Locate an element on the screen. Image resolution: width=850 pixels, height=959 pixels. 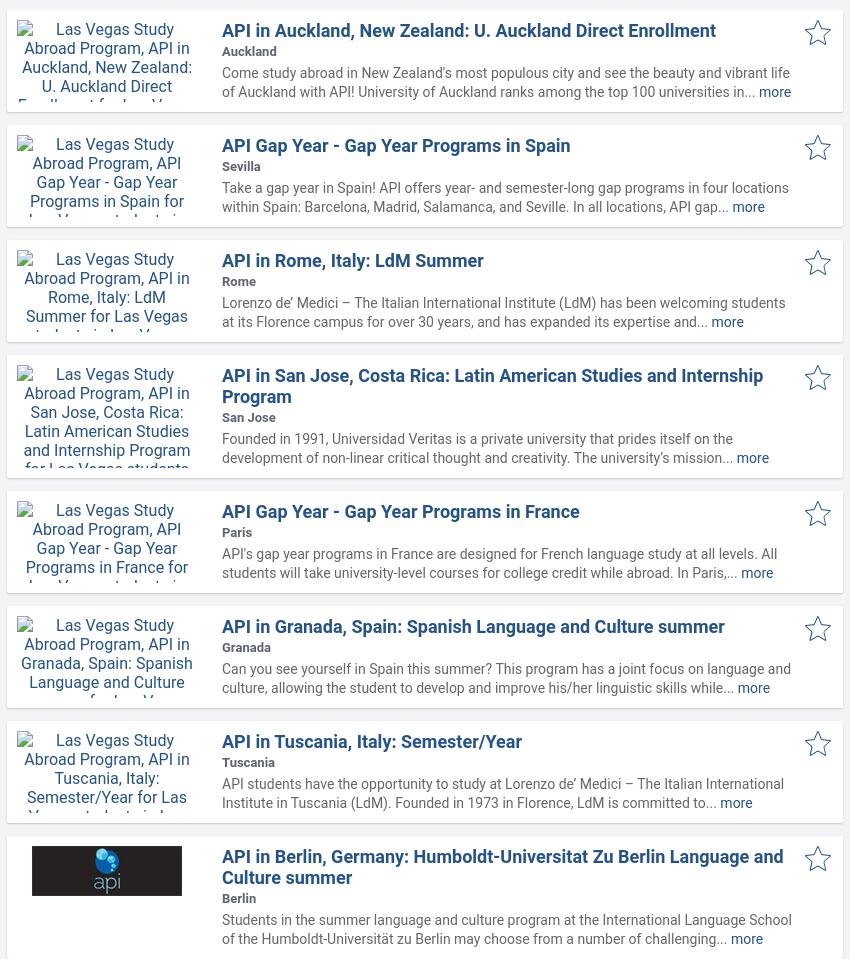
'API in Auckland, New Zealand: U. Auckland Direct Enrollment' is located at coordinates (469, 29).